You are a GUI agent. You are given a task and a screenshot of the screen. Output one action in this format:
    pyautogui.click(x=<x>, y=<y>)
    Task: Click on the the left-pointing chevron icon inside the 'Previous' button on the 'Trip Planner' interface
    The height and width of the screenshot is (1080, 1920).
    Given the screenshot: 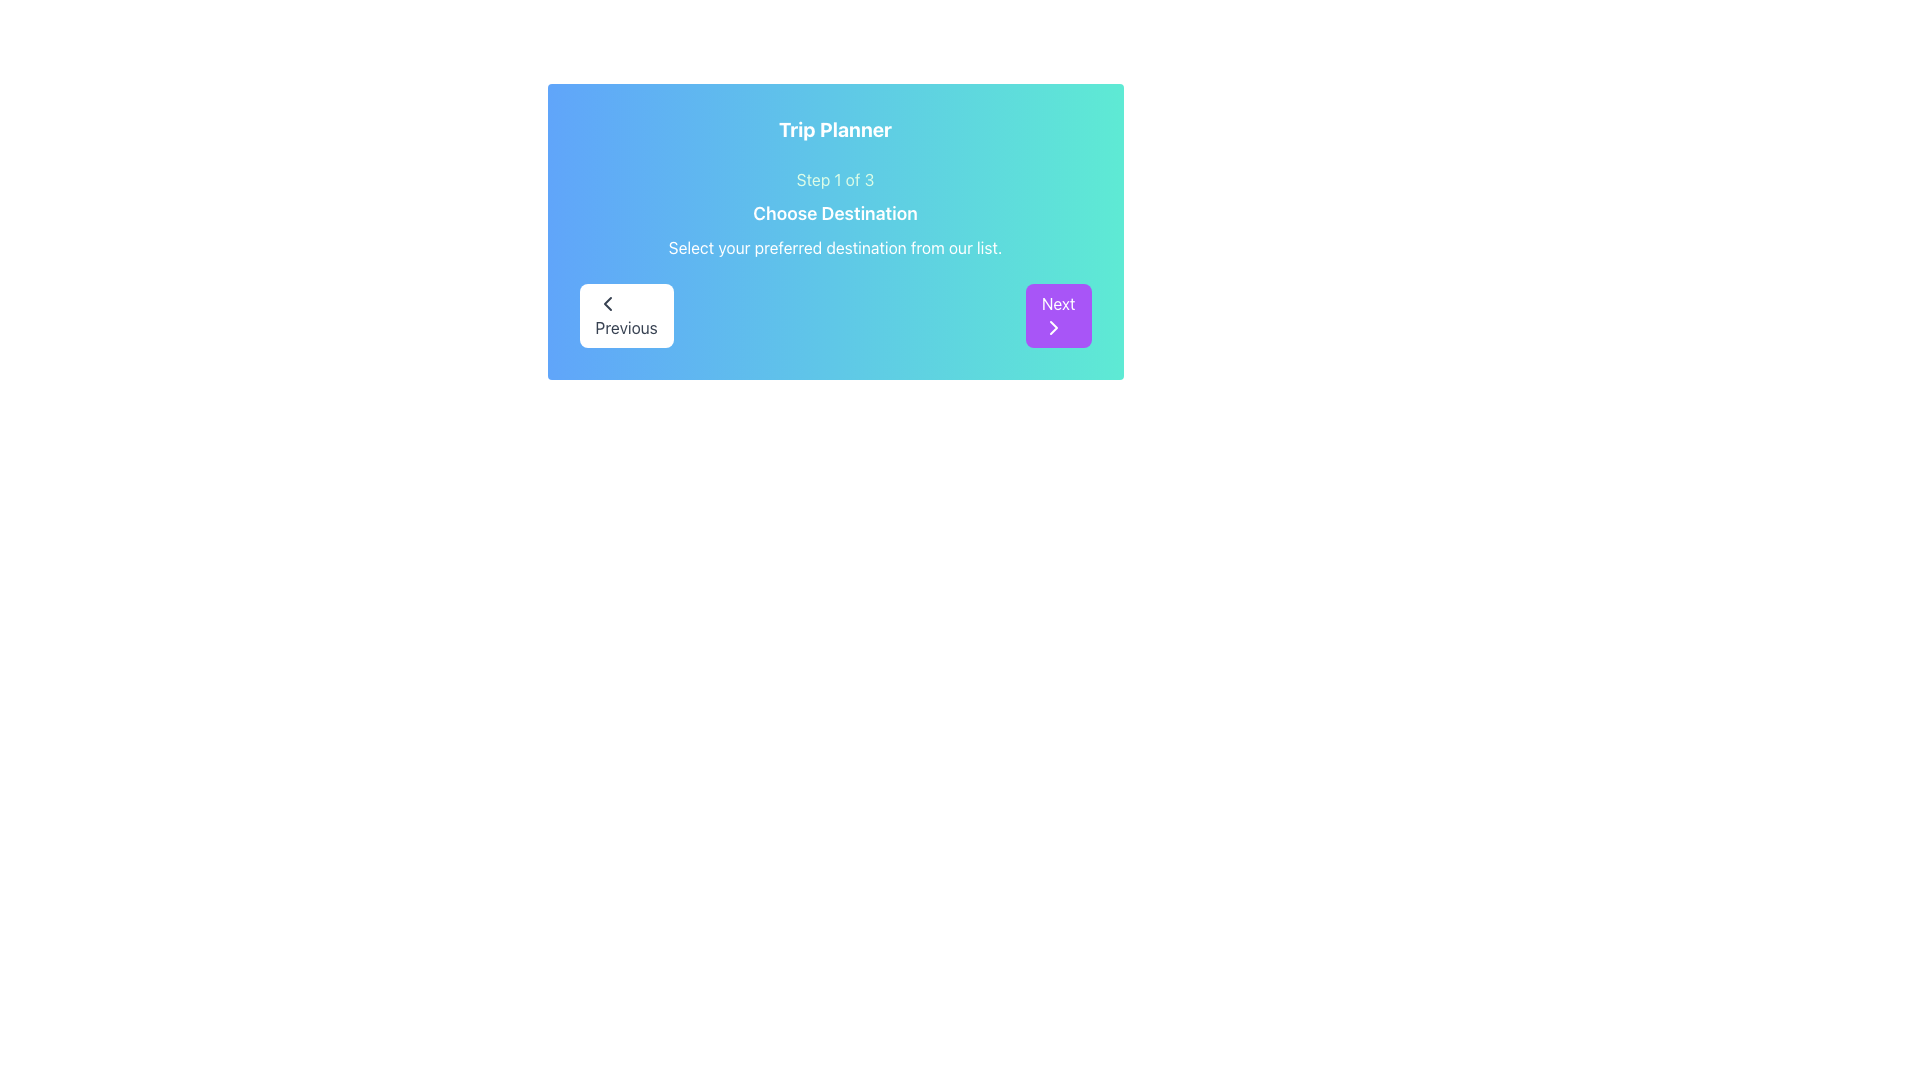 What is the action you would take?
    pyautogui.click(x=606, y=304)
    